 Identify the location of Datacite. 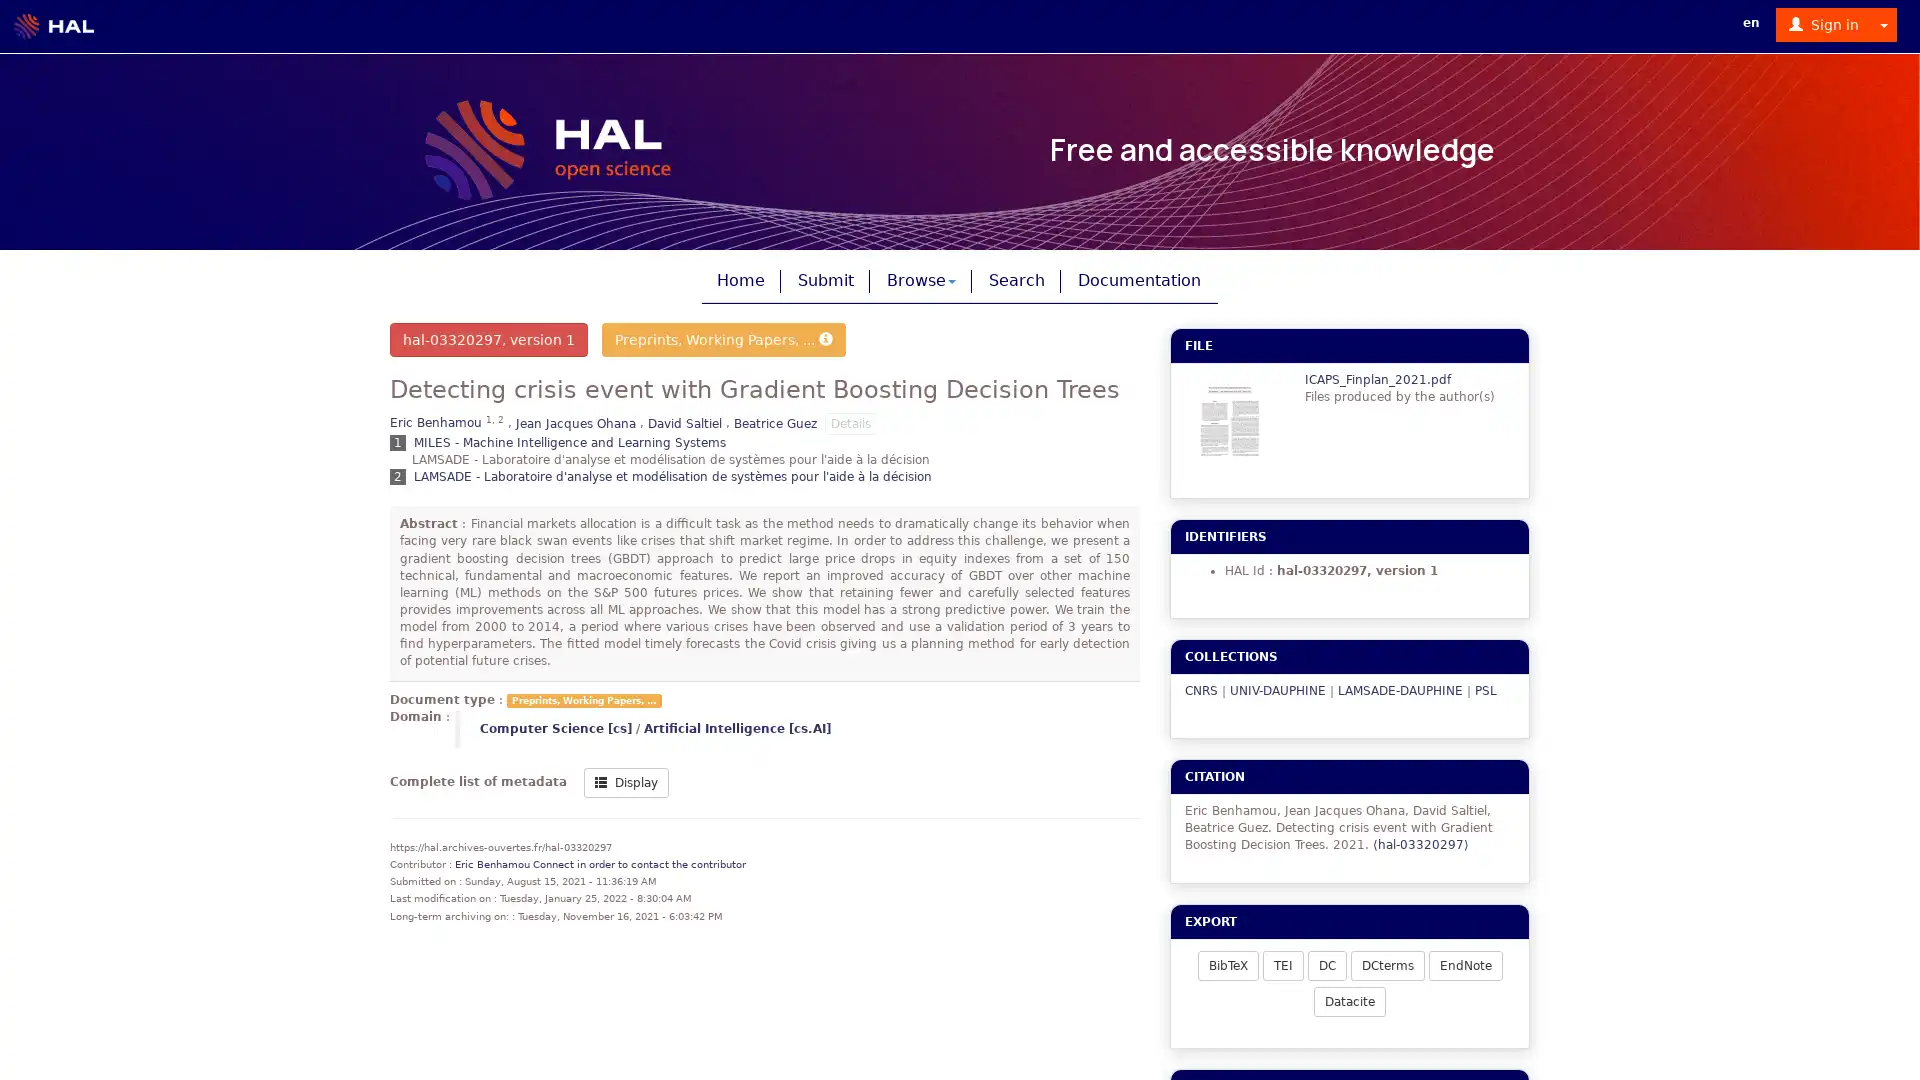
(1349, 1001).